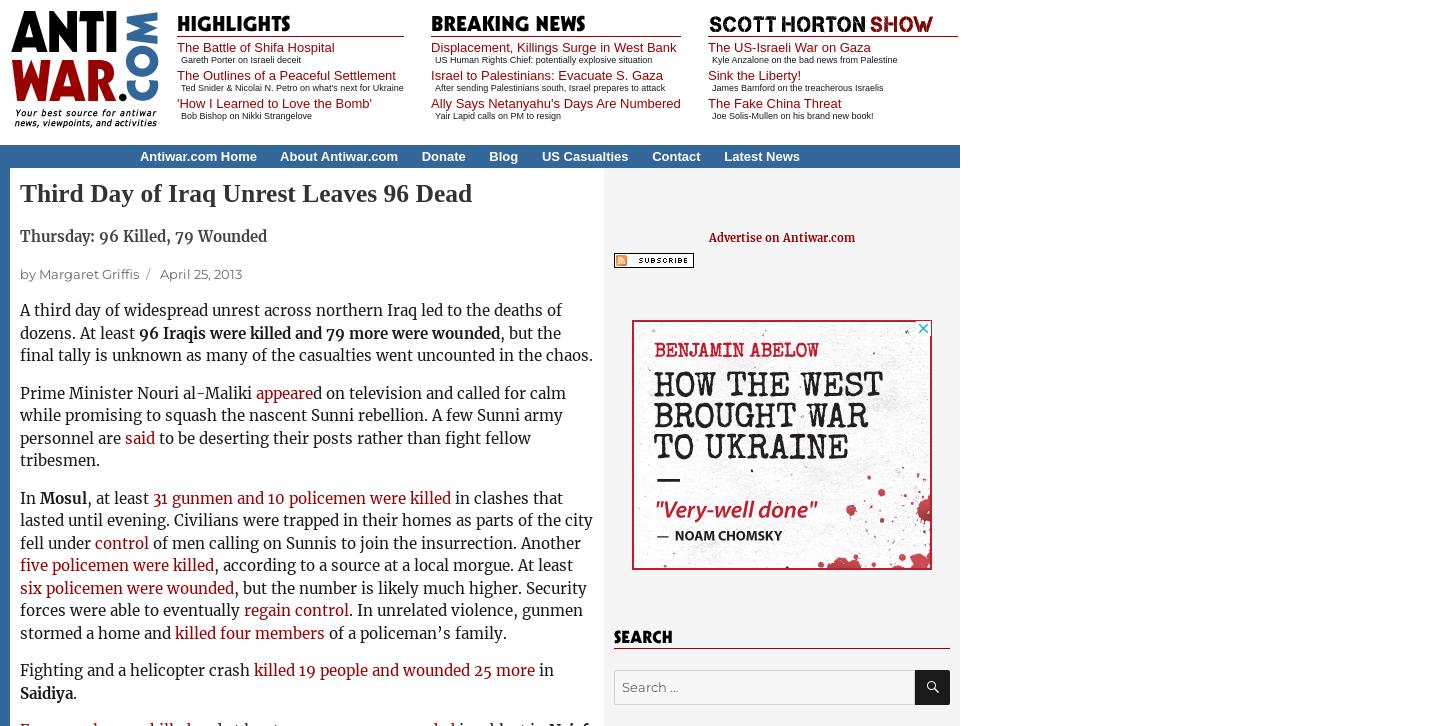 The width and height of the screenshot is (1440, 726). What do you see at coordinates (63, 497) in the screenshot?
I see `'Mosul'` at bounding box center [63, 497].